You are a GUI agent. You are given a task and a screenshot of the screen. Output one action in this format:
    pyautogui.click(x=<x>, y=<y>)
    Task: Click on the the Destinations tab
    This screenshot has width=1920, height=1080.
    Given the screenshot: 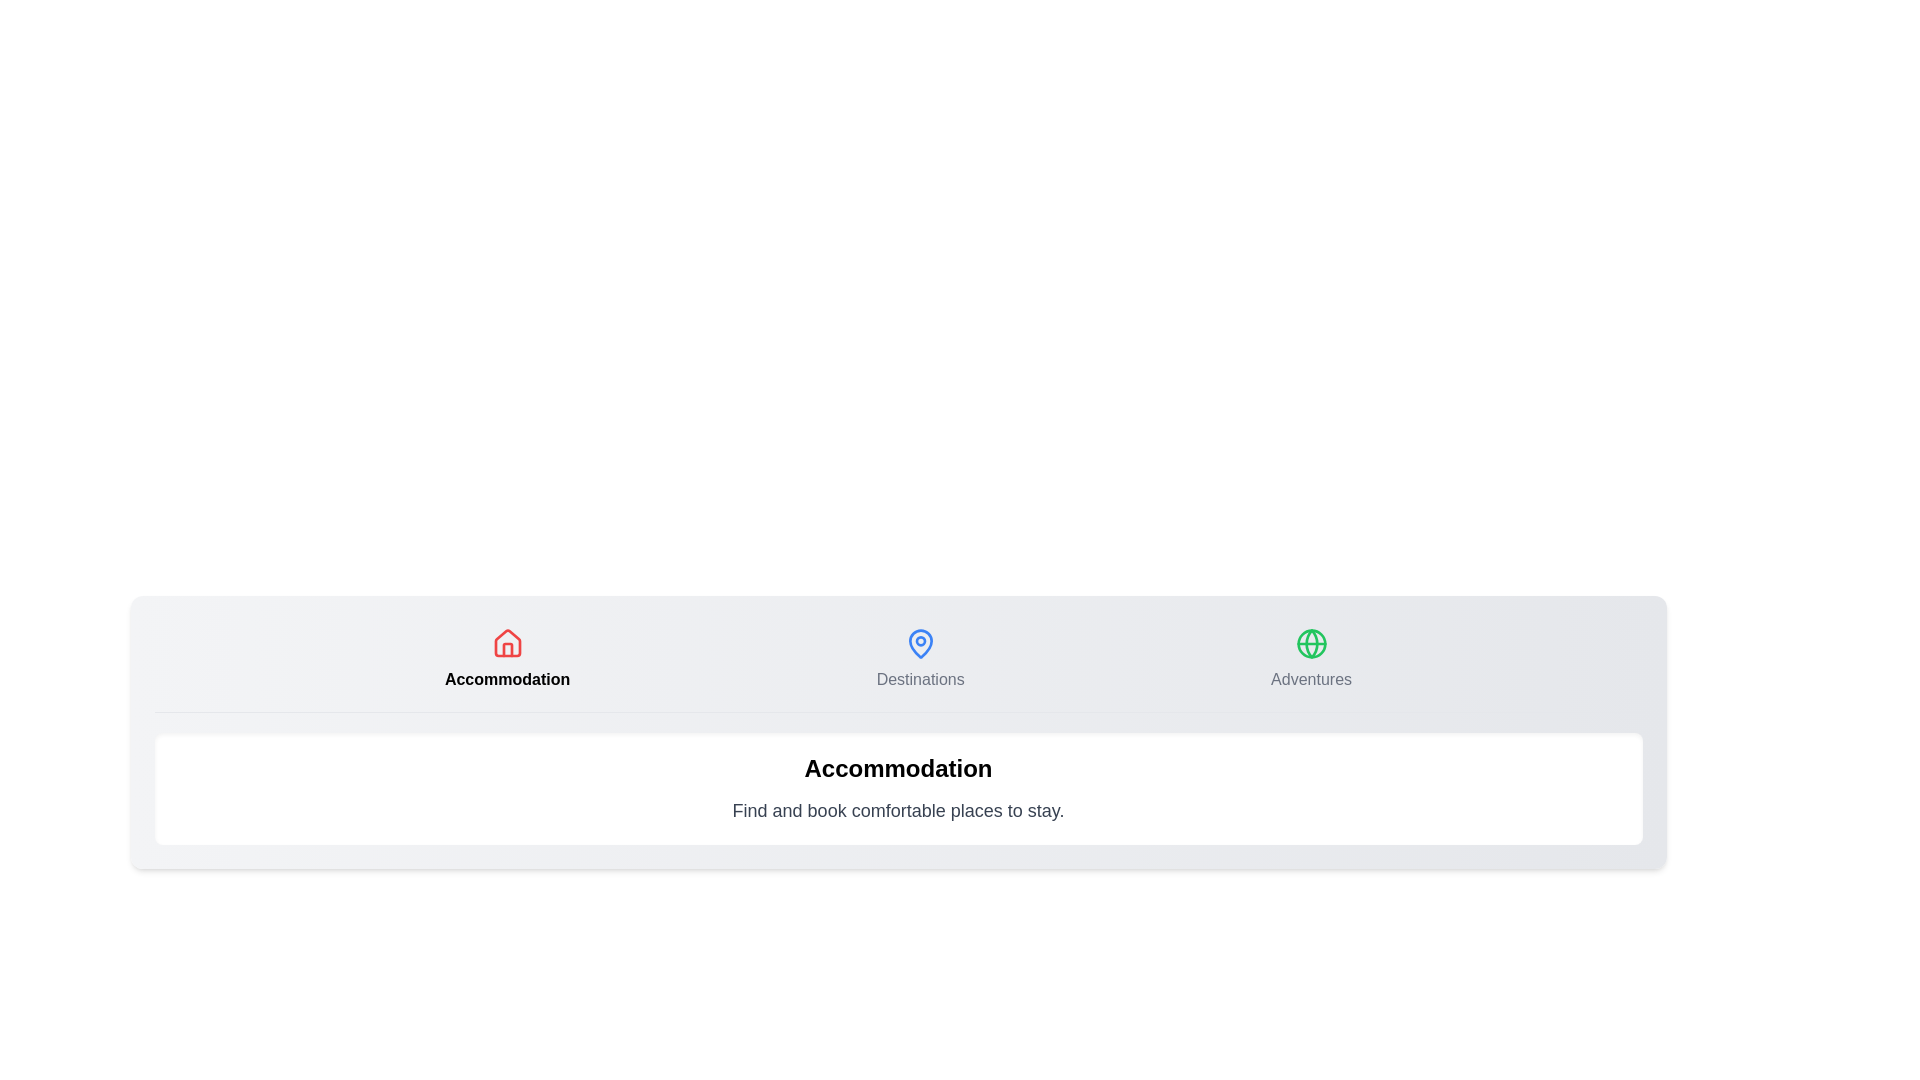 What is the action you would take?
    pyautogui.click(x=919, y=659)
    